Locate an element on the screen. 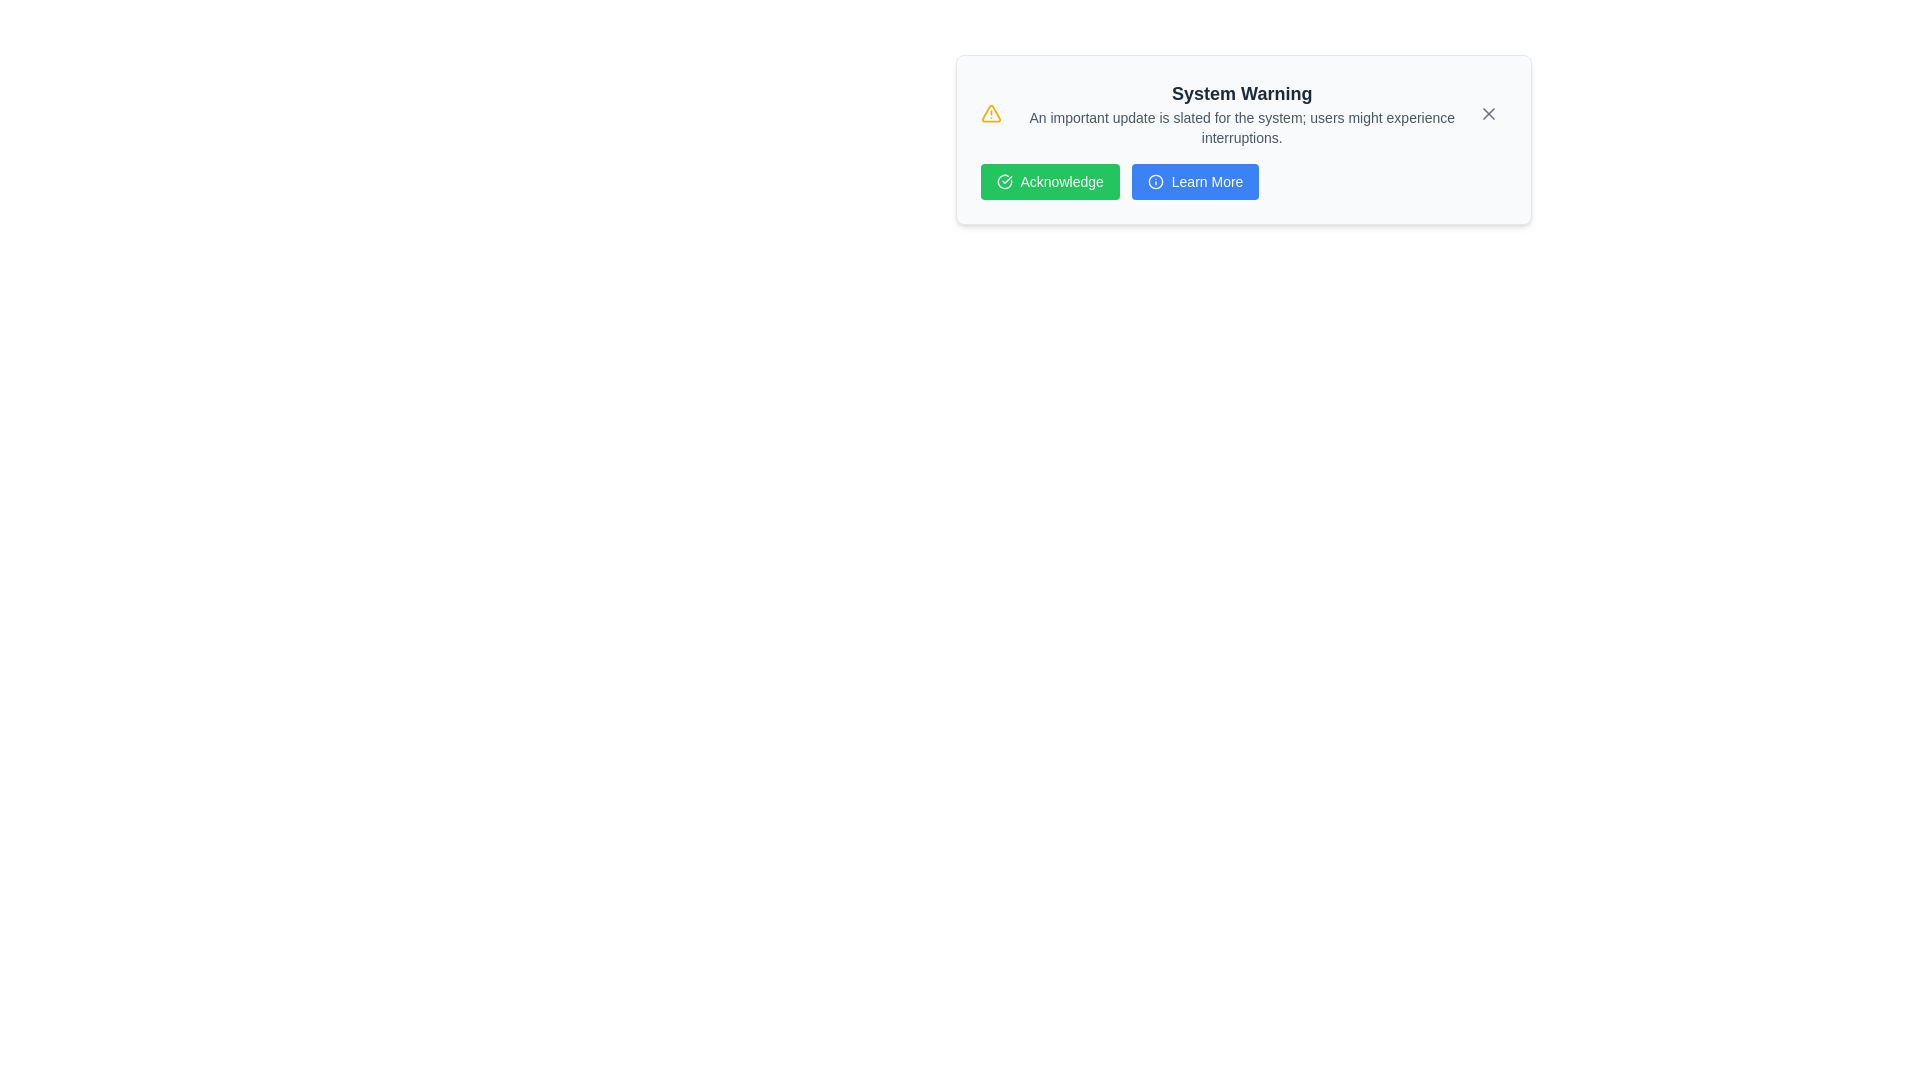 The width and height of the screenshot is (1920, 1080). the small, rounded button with an 'X' icon at the top-right corner of the notification panel is located at coordinates (1488, 114).